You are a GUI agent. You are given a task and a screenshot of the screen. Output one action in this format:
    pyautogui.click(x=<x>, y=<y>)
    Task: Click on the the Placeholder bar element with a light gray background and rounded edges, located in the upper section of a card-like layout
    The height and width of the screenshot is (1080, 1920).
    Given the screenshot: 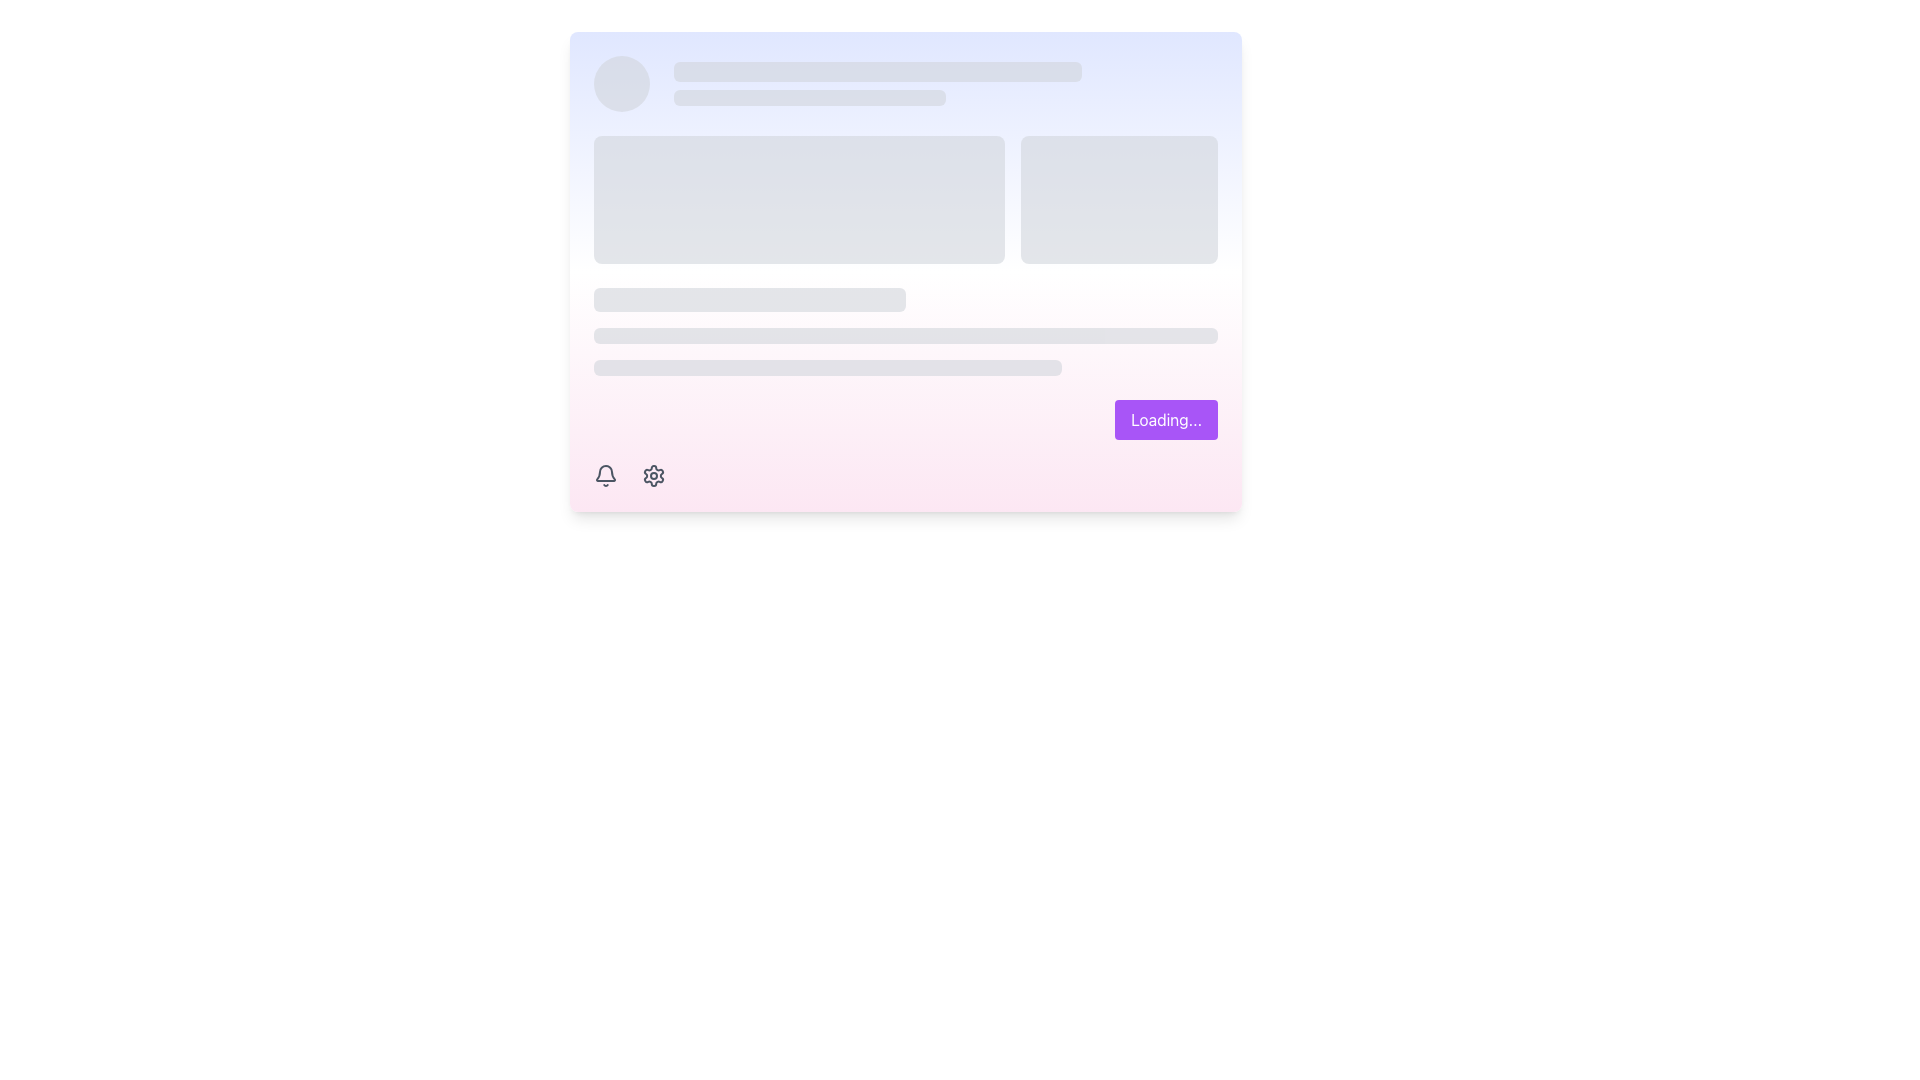 What is the action you would take?
    pyautogui.click(x=878, y=71)
    